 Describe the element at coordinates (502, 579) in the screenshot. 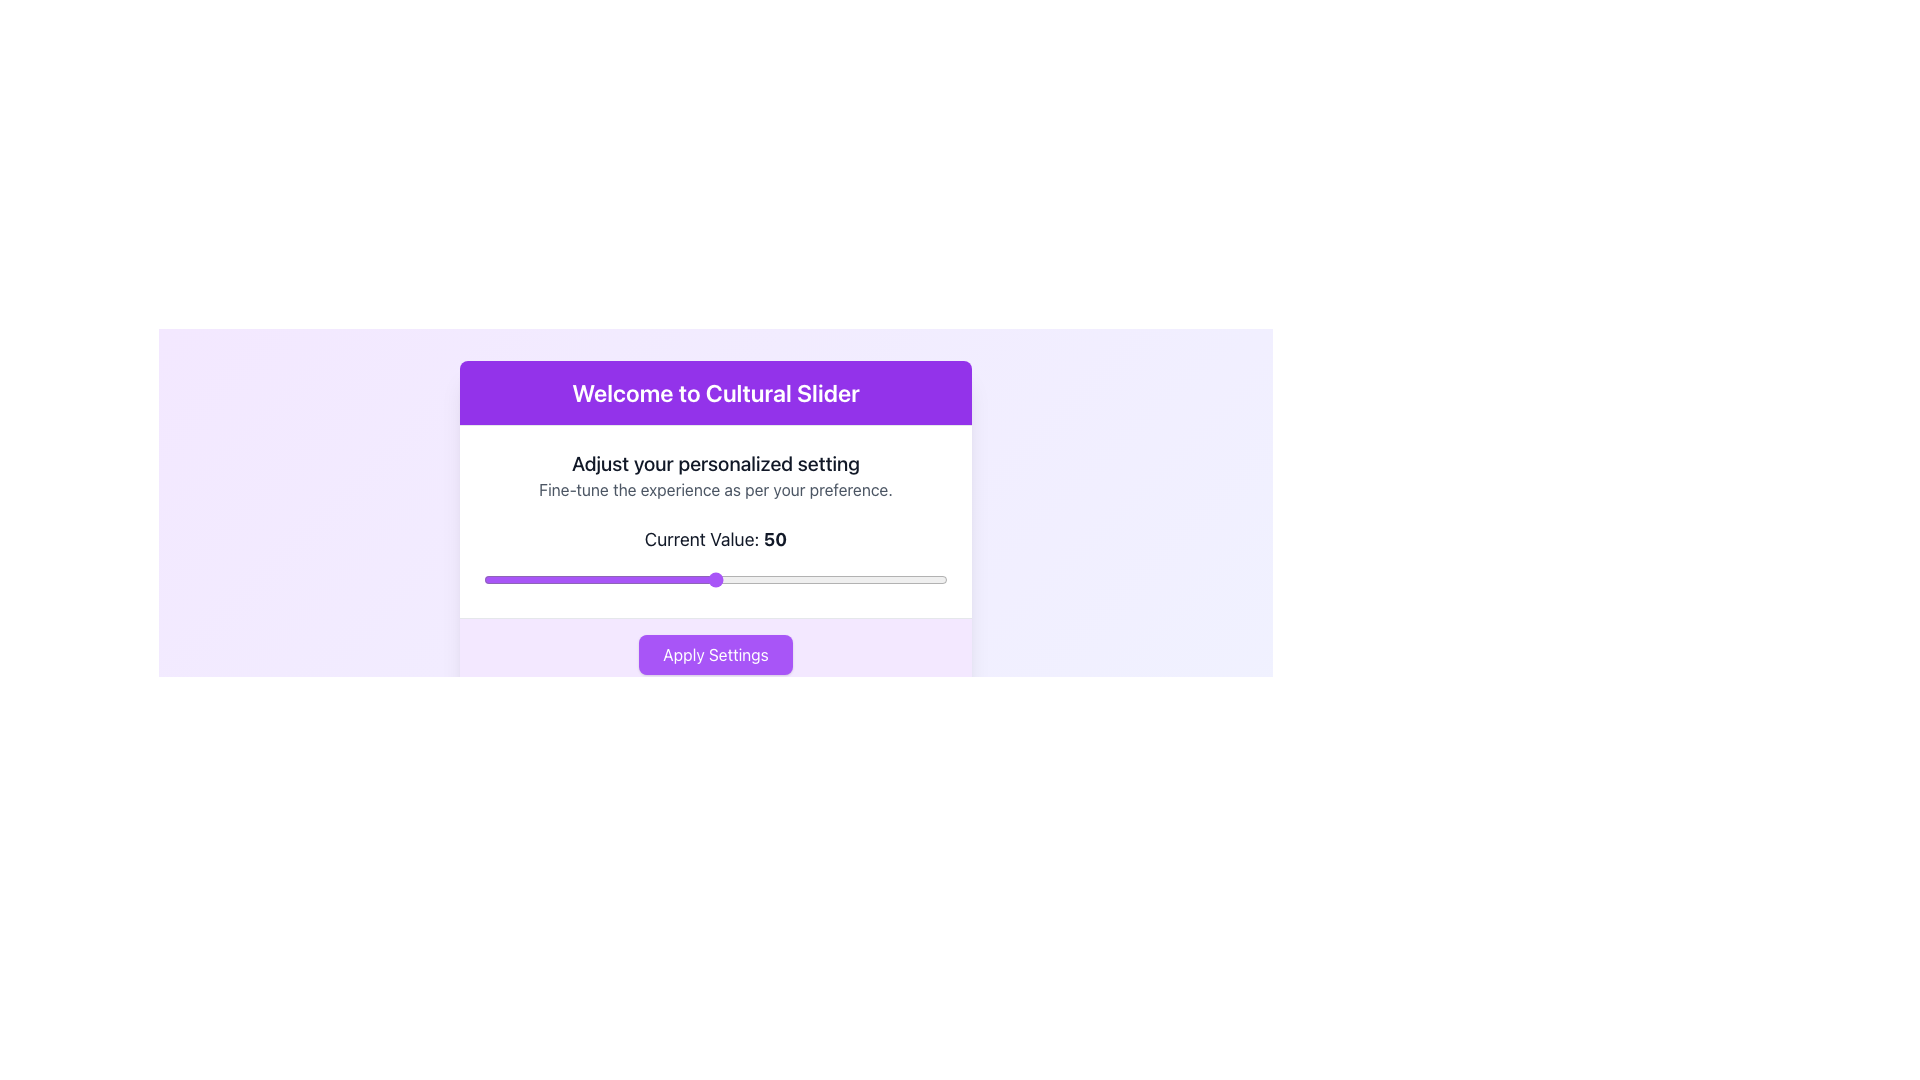

I see `slider value` at that location.